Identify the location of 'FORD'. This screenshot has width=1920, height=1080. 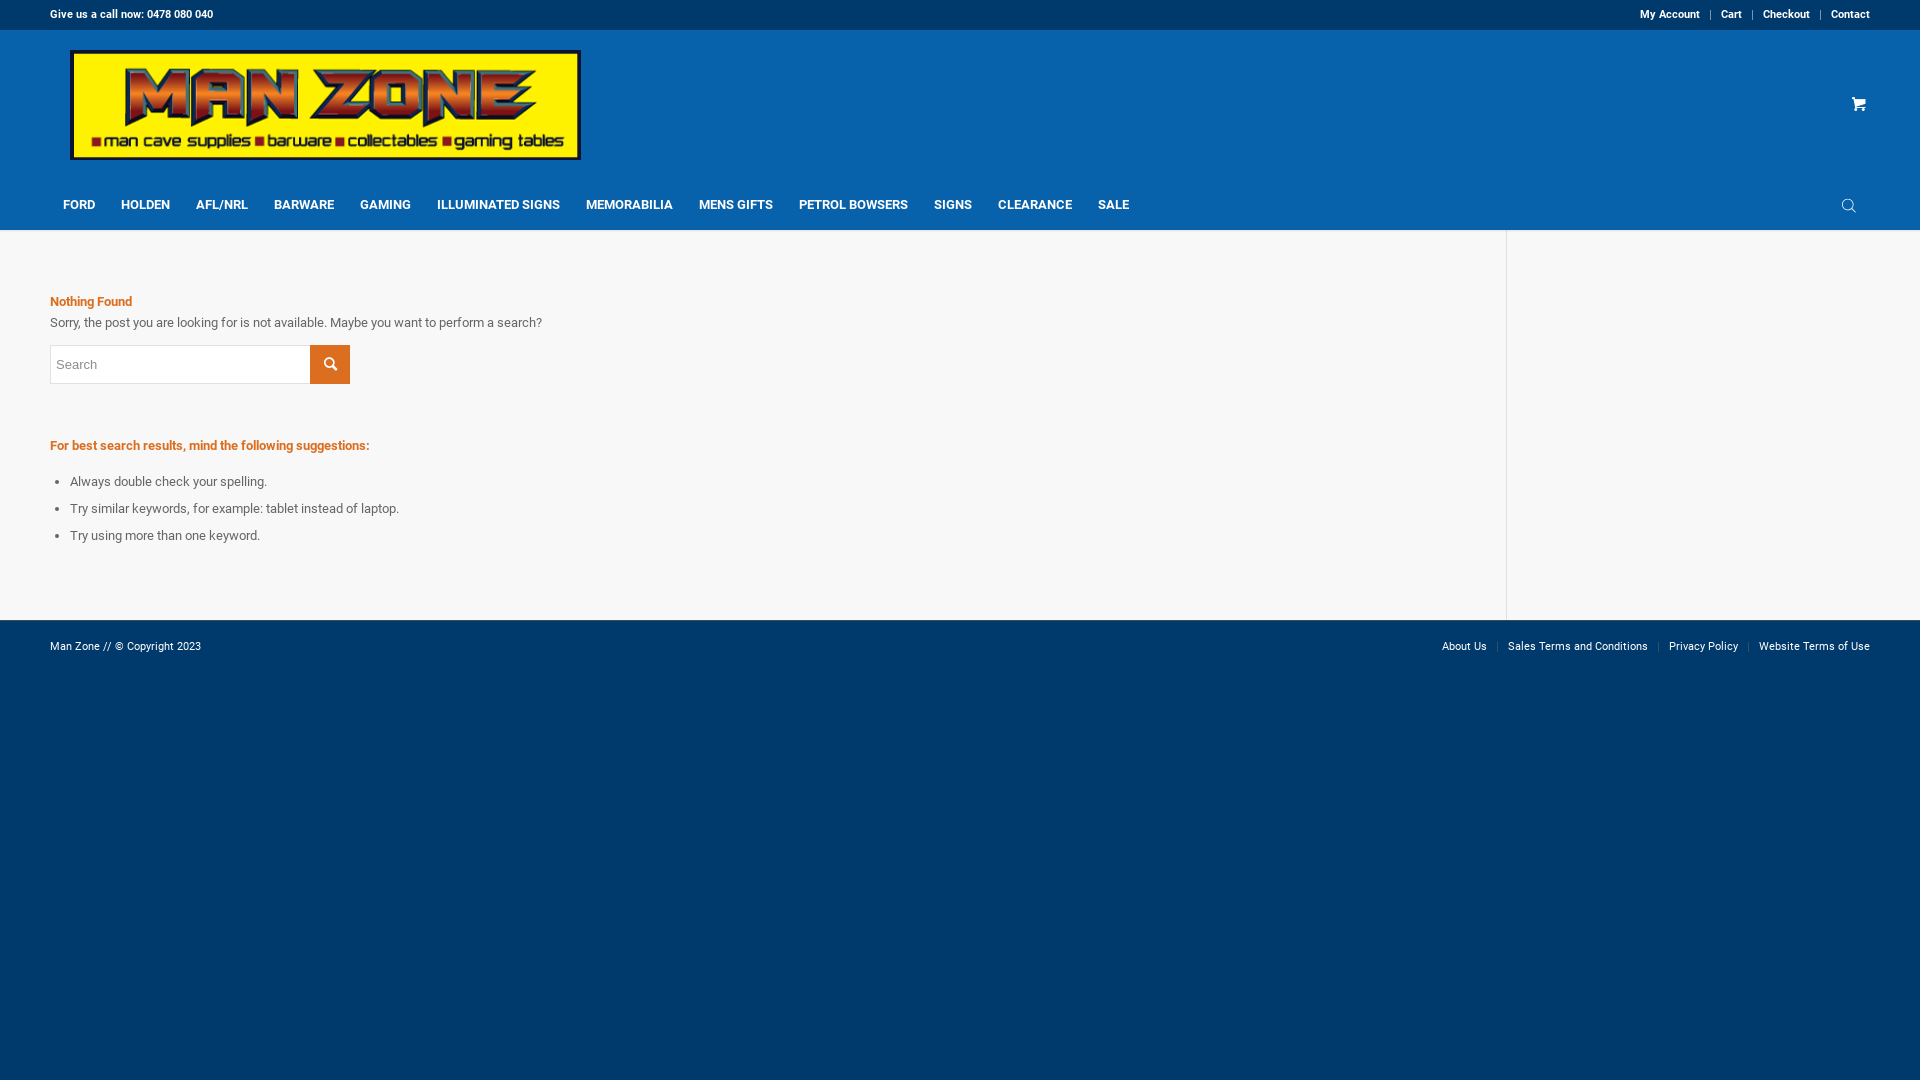
(78, 204).